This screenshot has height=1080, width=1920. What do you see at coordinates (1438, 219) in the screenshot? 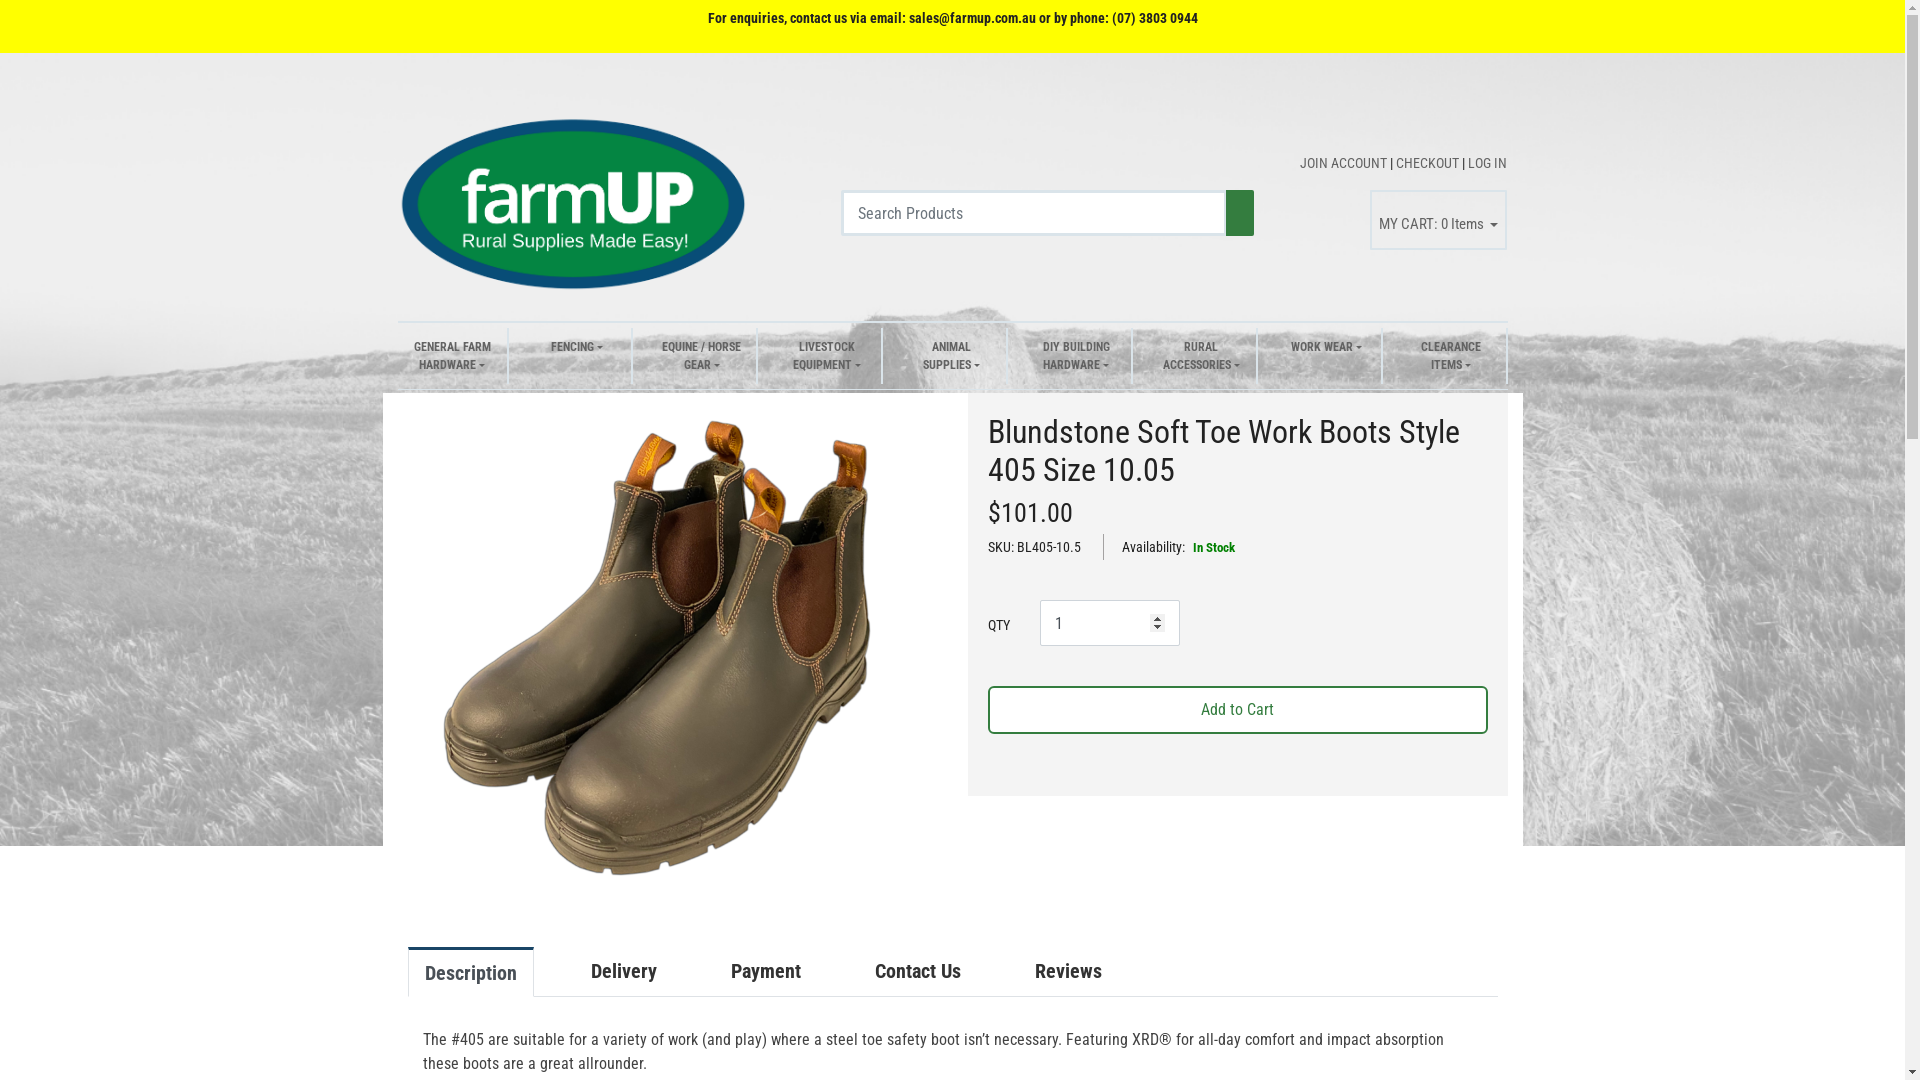
I see `'MY CART: 0 Items'` at bounding box center [1438, 219].